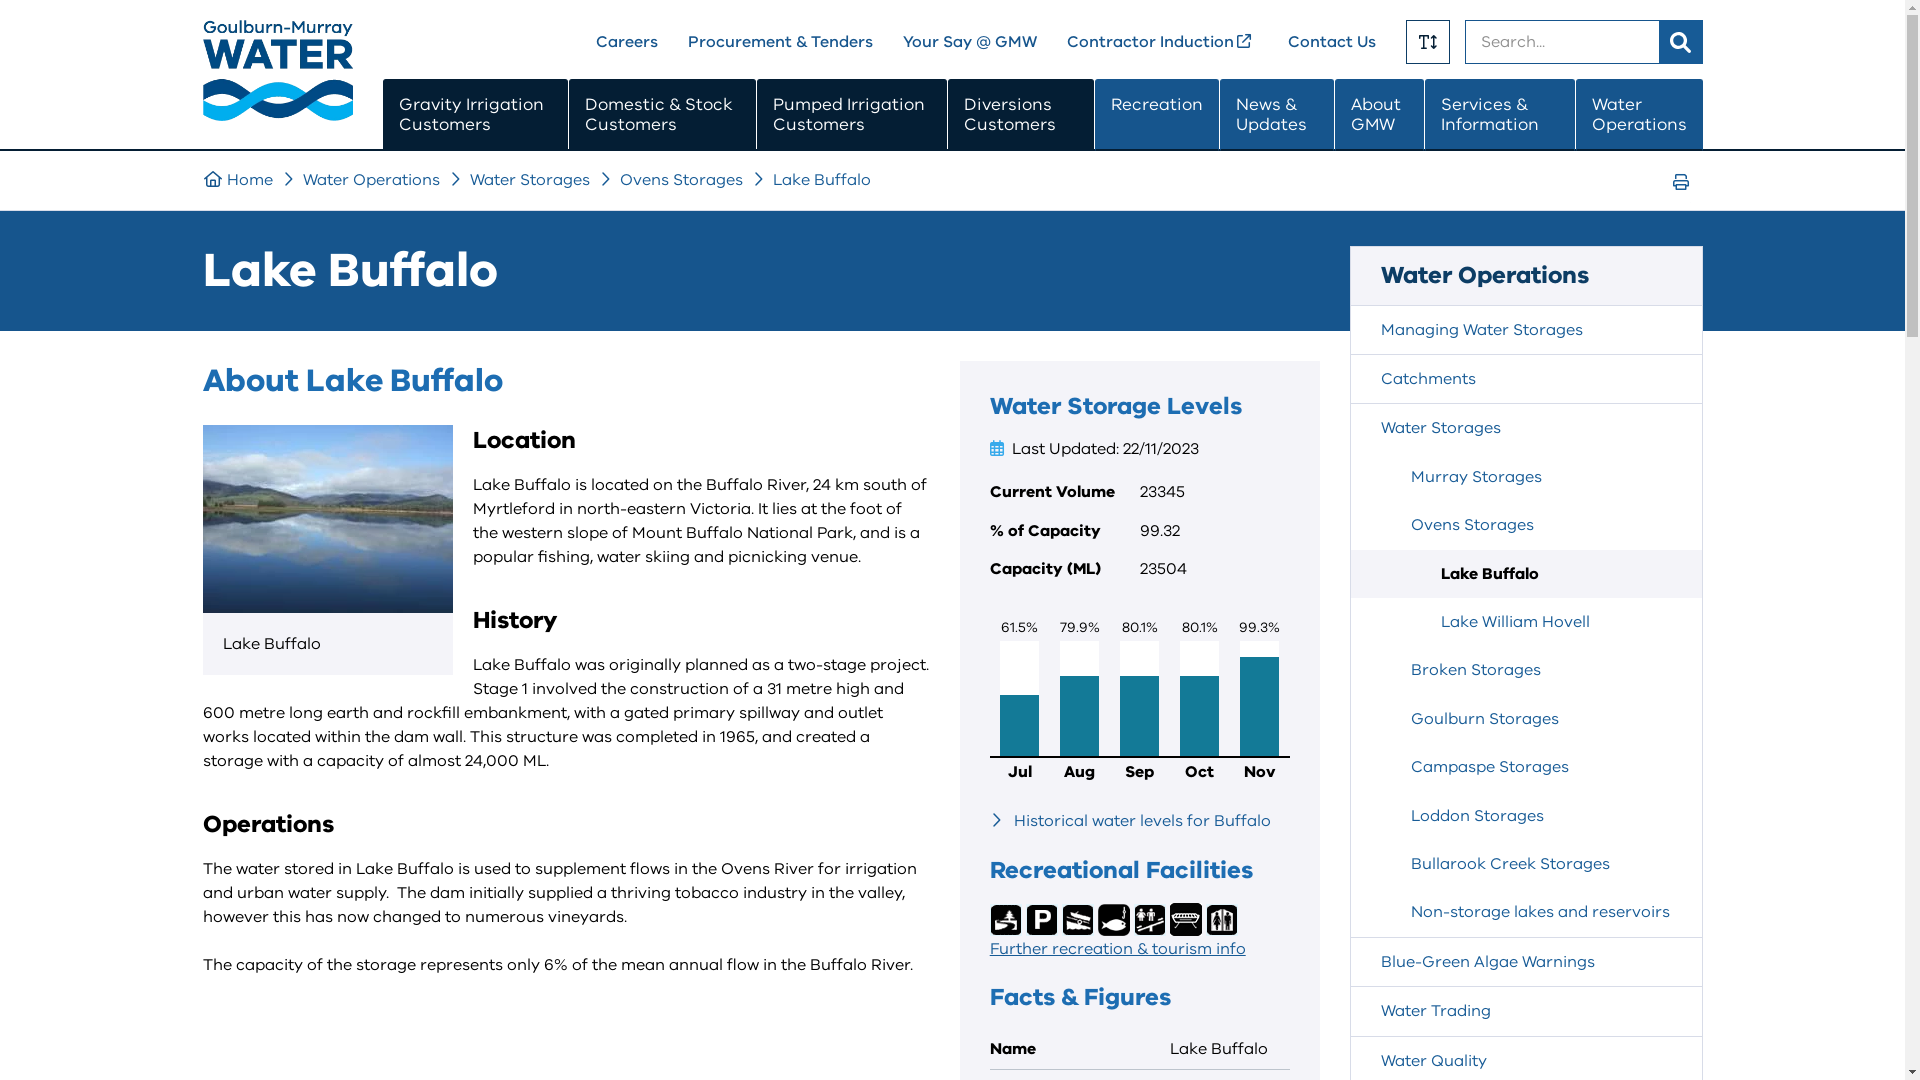 The height and width of the screenshot is (1080, 1920). Describe the element at coordinates (1680, 42) in the screenshot. I see `'Search'` at that location.